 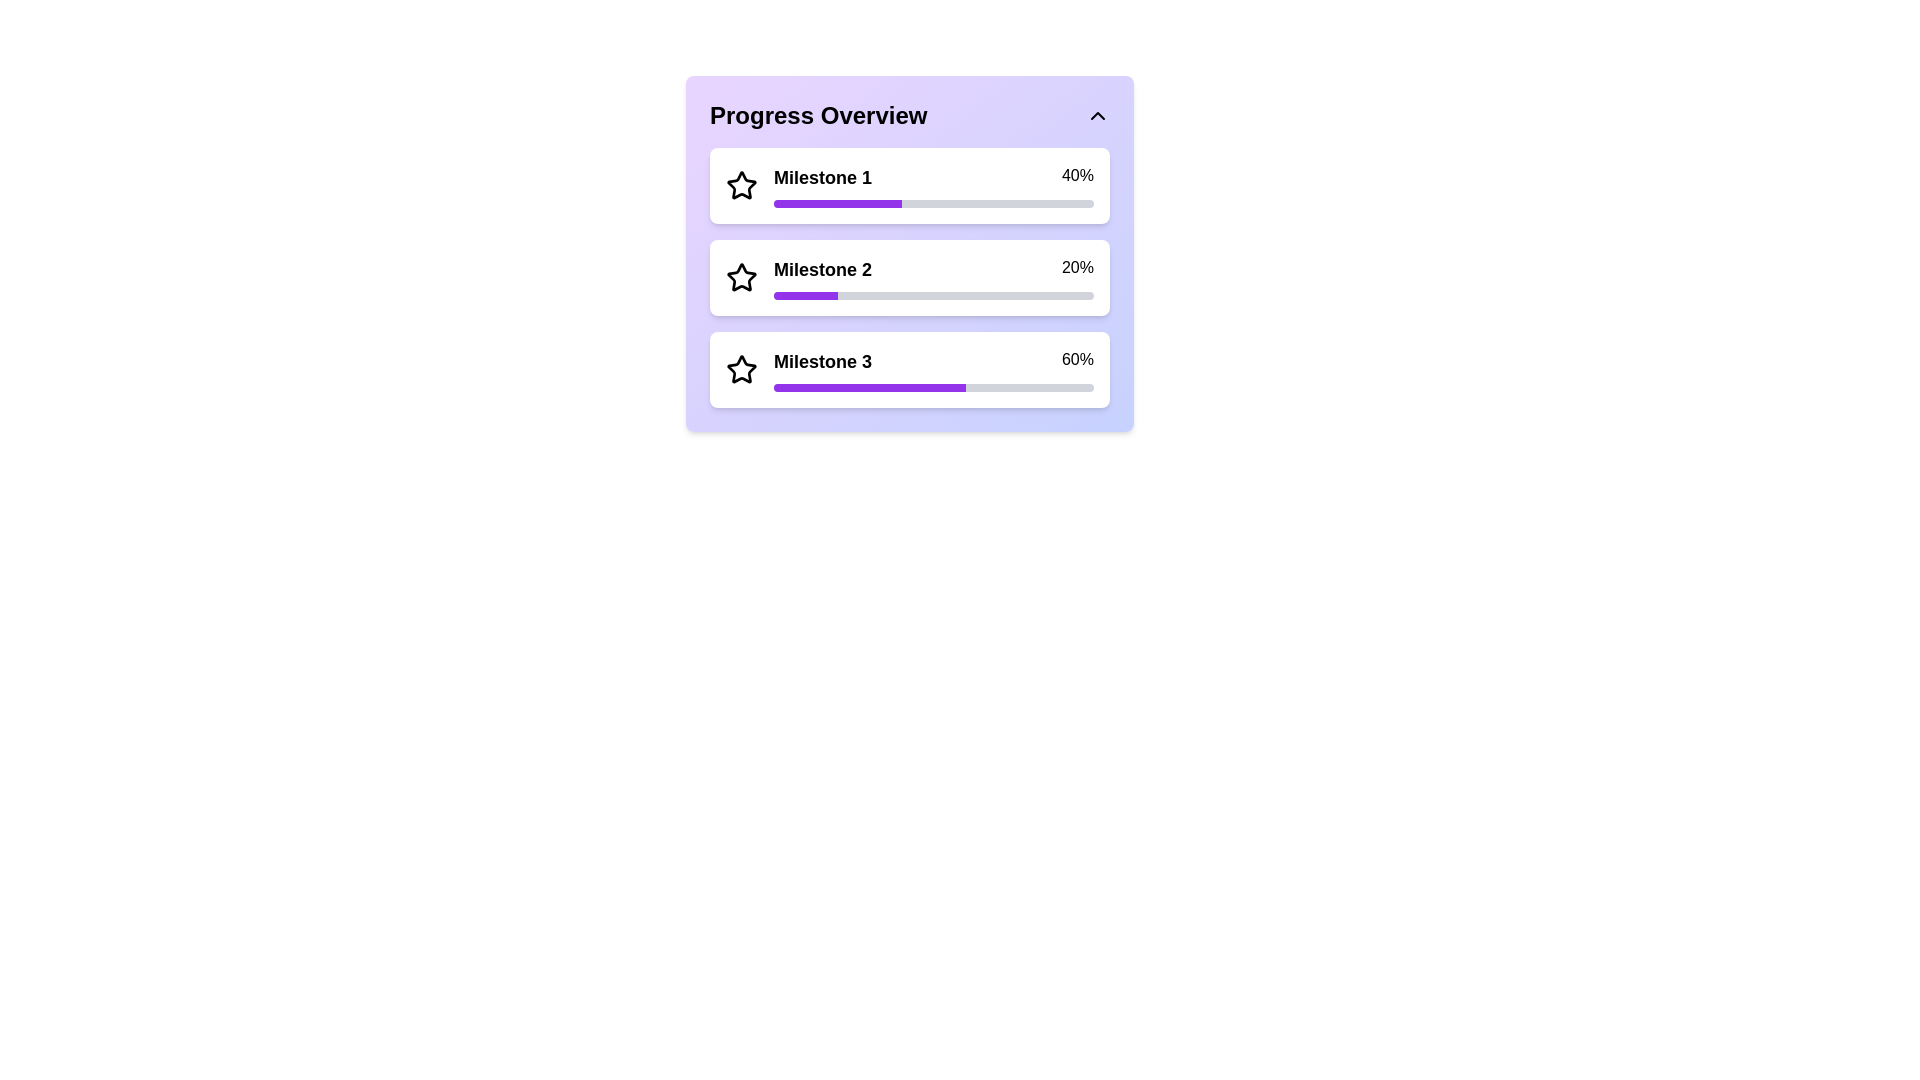 What do you see at coordinates (933, 277) in the screenshot?
I see `the progress bar labeled 'Milestone 2' with a progress percentage of '20%'` at bounding box center [933, 277].